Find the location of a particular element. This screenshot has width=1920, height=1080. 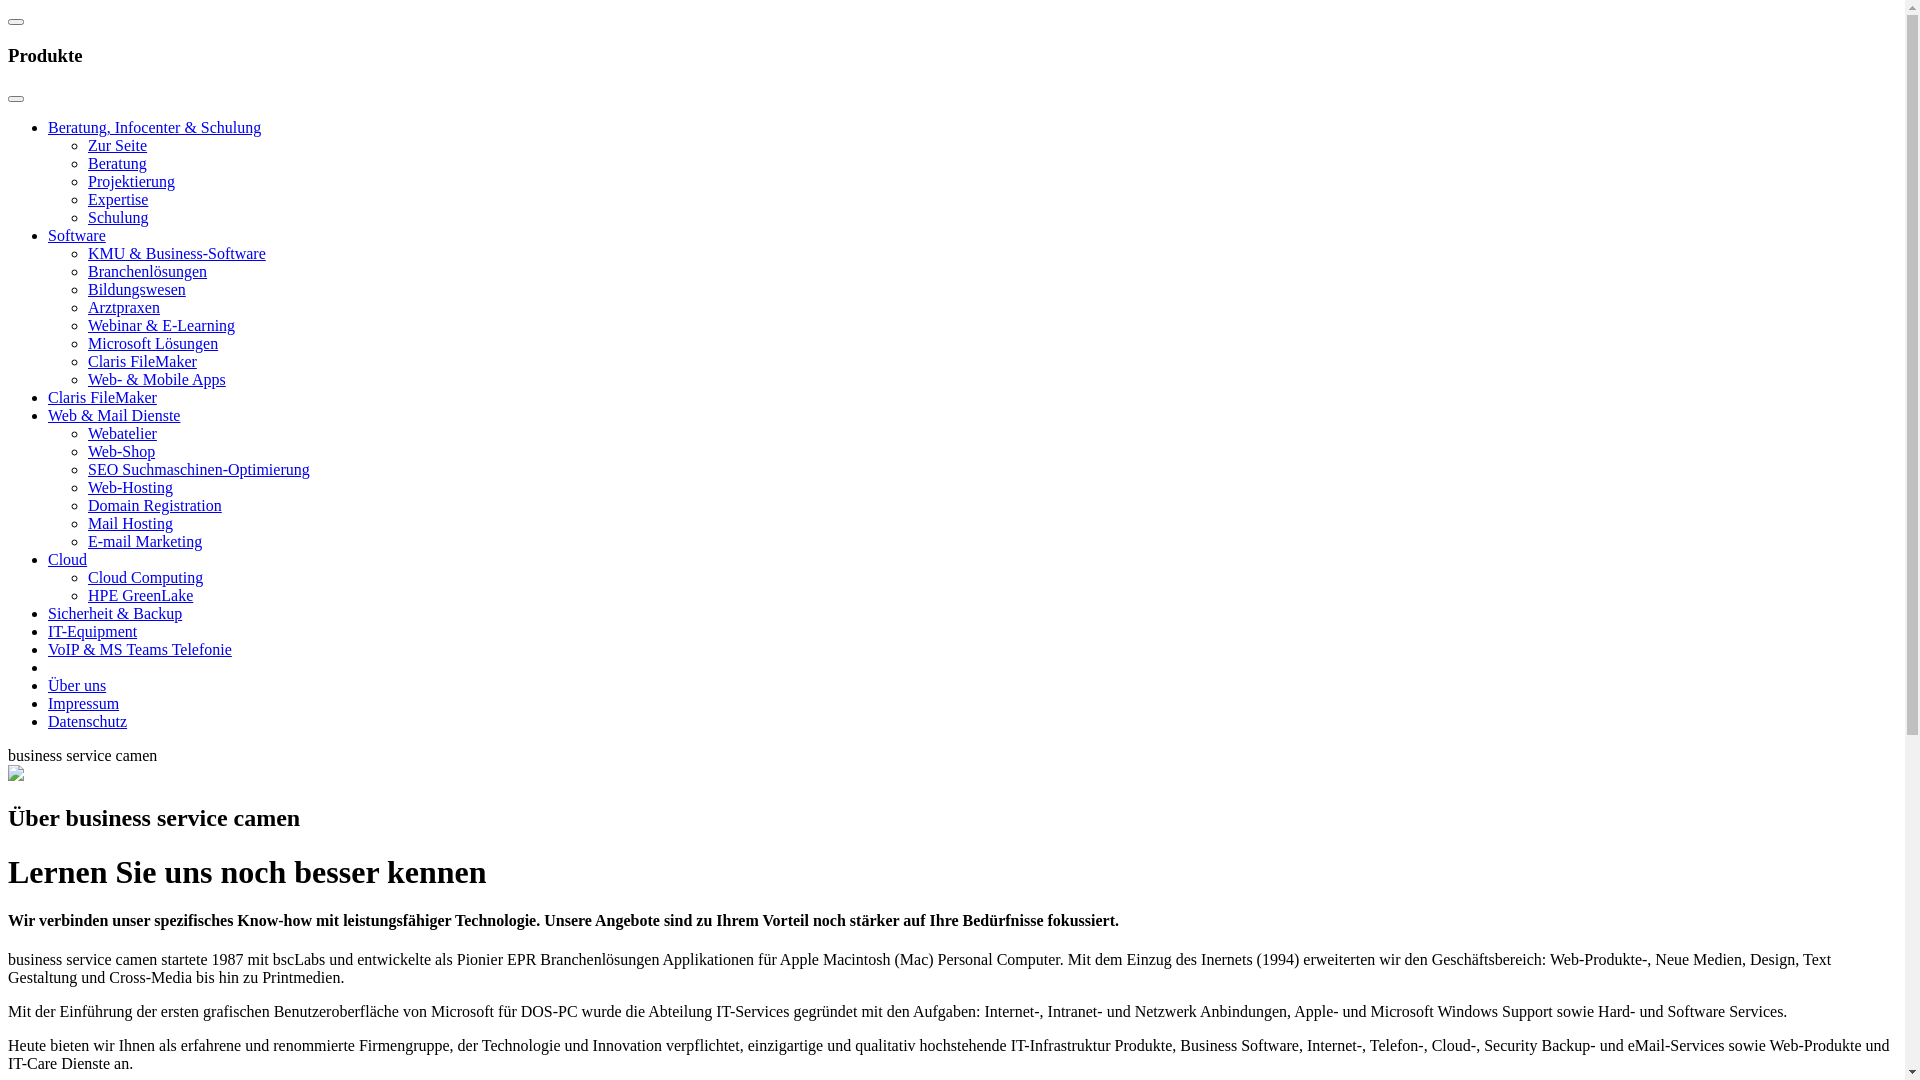

'IT-Equipment' is located at coordinates (91, 631).